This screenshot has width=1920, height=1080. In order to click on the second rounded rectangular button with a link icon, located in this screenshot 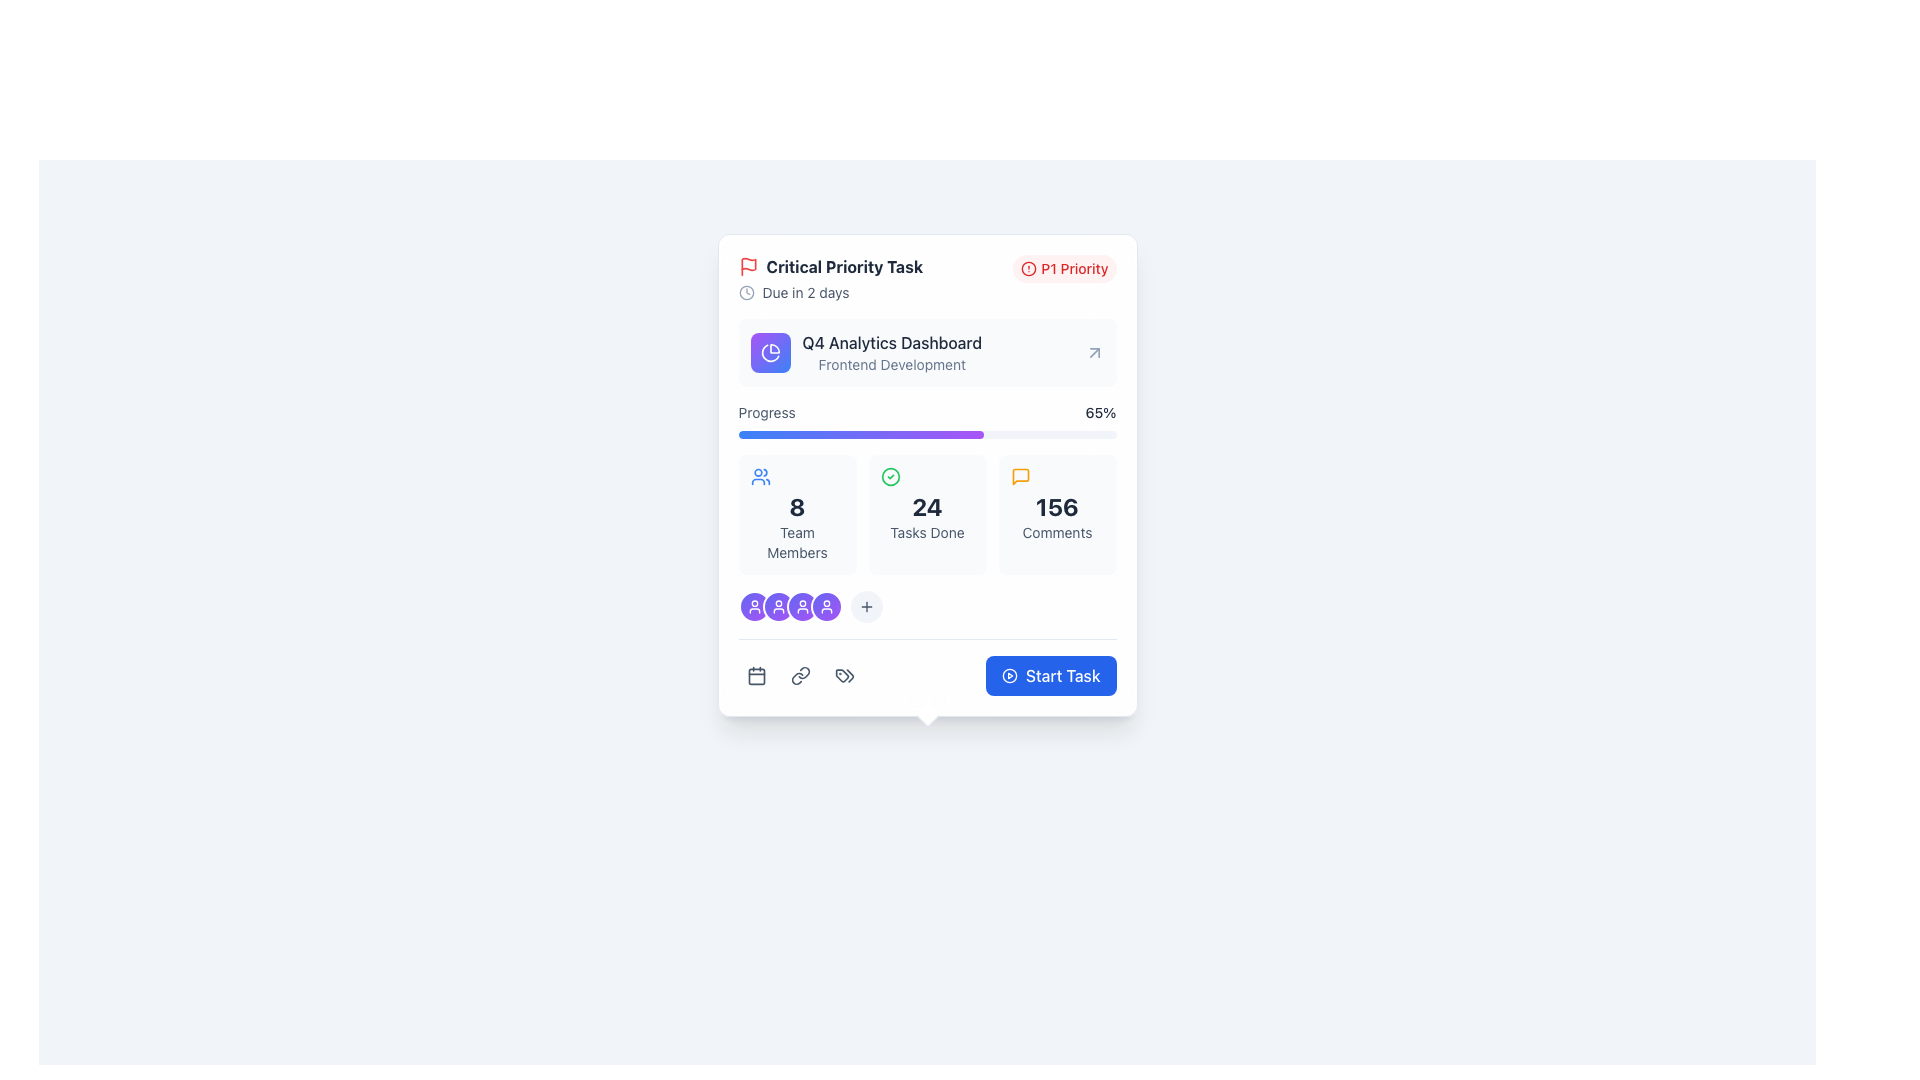, I will do `click(800, 675)`.